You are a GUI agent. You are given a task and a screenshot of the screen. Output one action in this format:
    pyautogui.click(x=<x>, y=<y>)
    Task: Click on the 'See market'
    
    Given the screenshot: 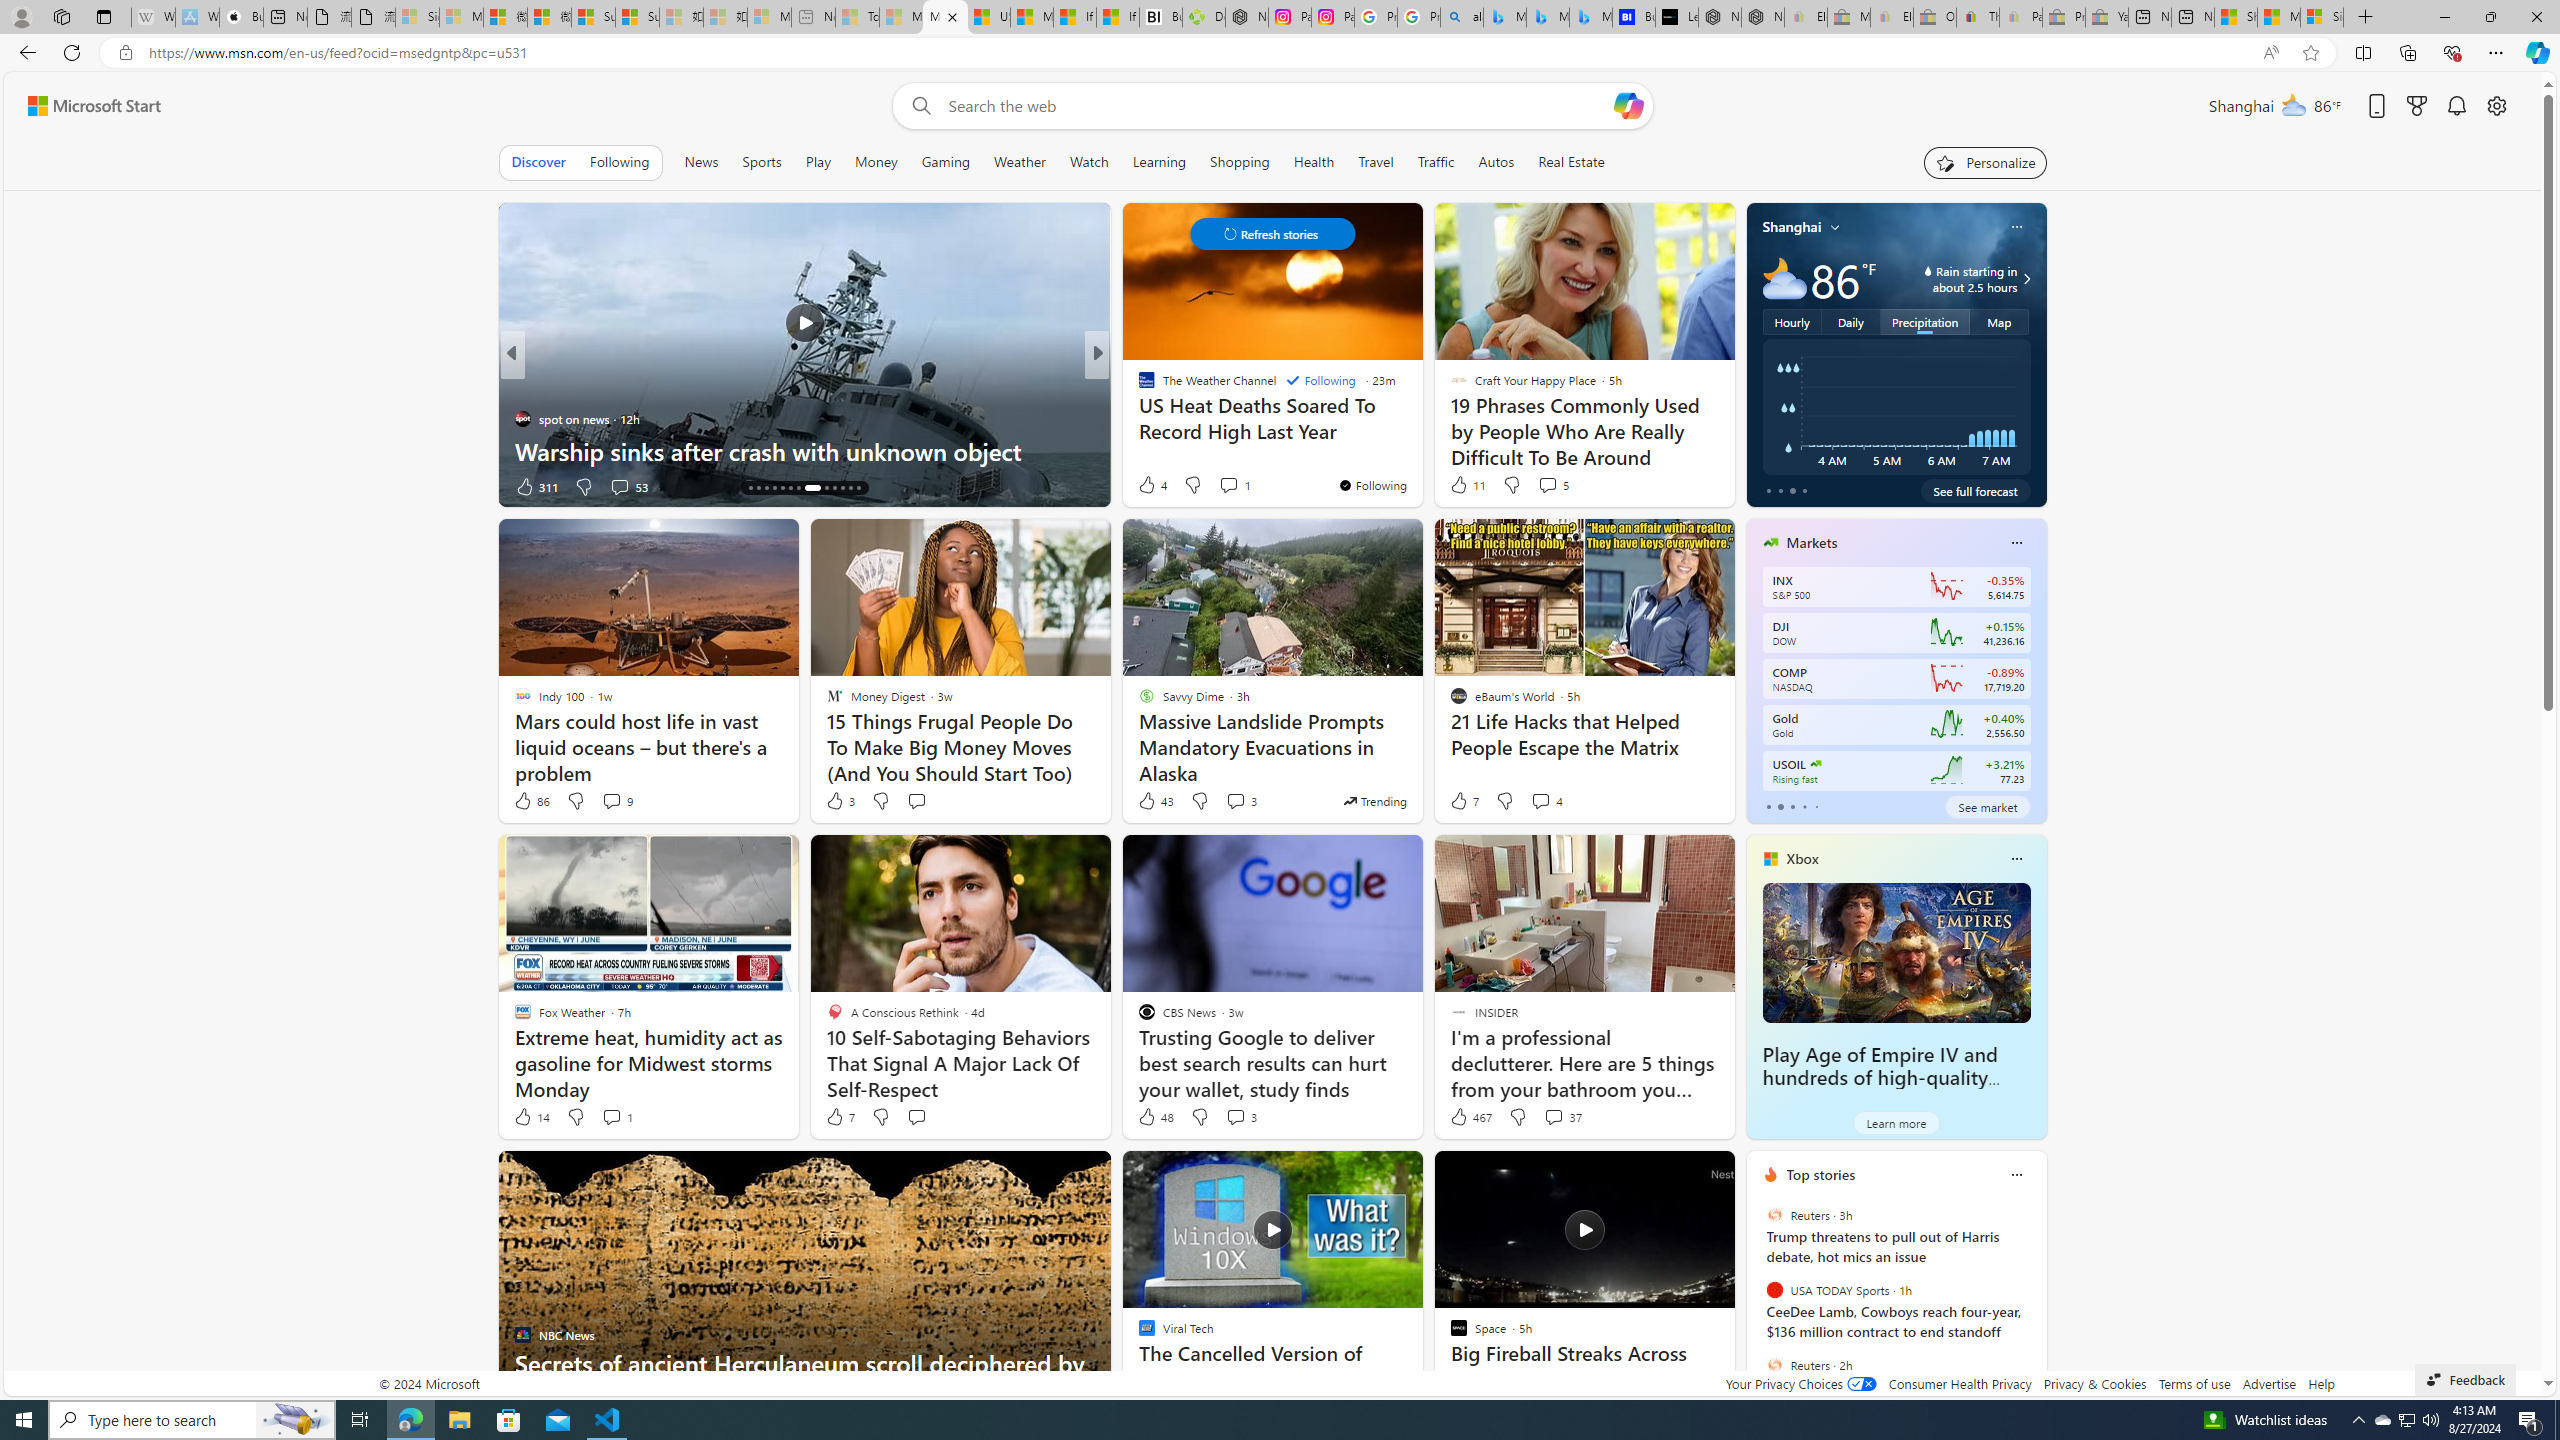 What is the action you would take?
    pyautogui.click(x=1986, y=807)
    